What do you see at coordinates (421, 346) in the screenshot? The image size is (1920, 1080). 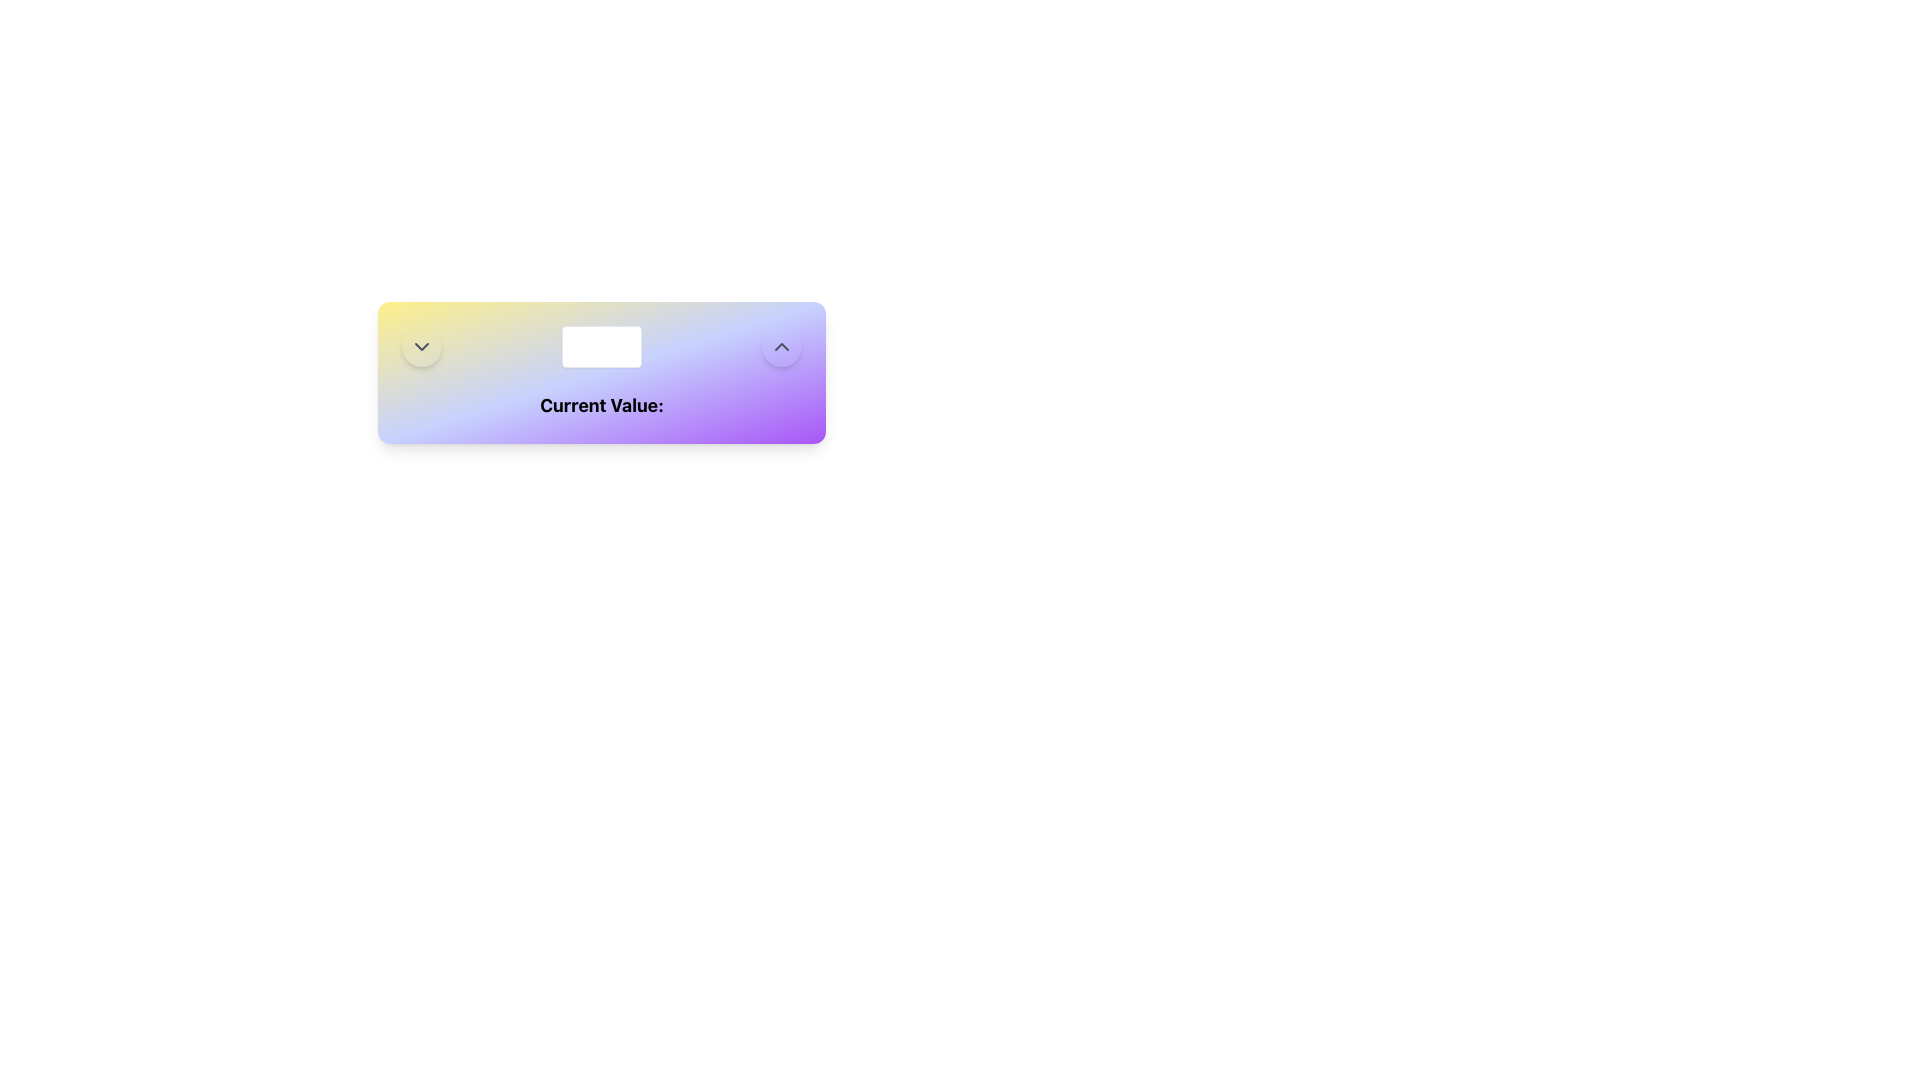 I see `the chevron-down icon, which is a gray V-shaped vector graphic within a circular background` at bounding box center [421, 346].